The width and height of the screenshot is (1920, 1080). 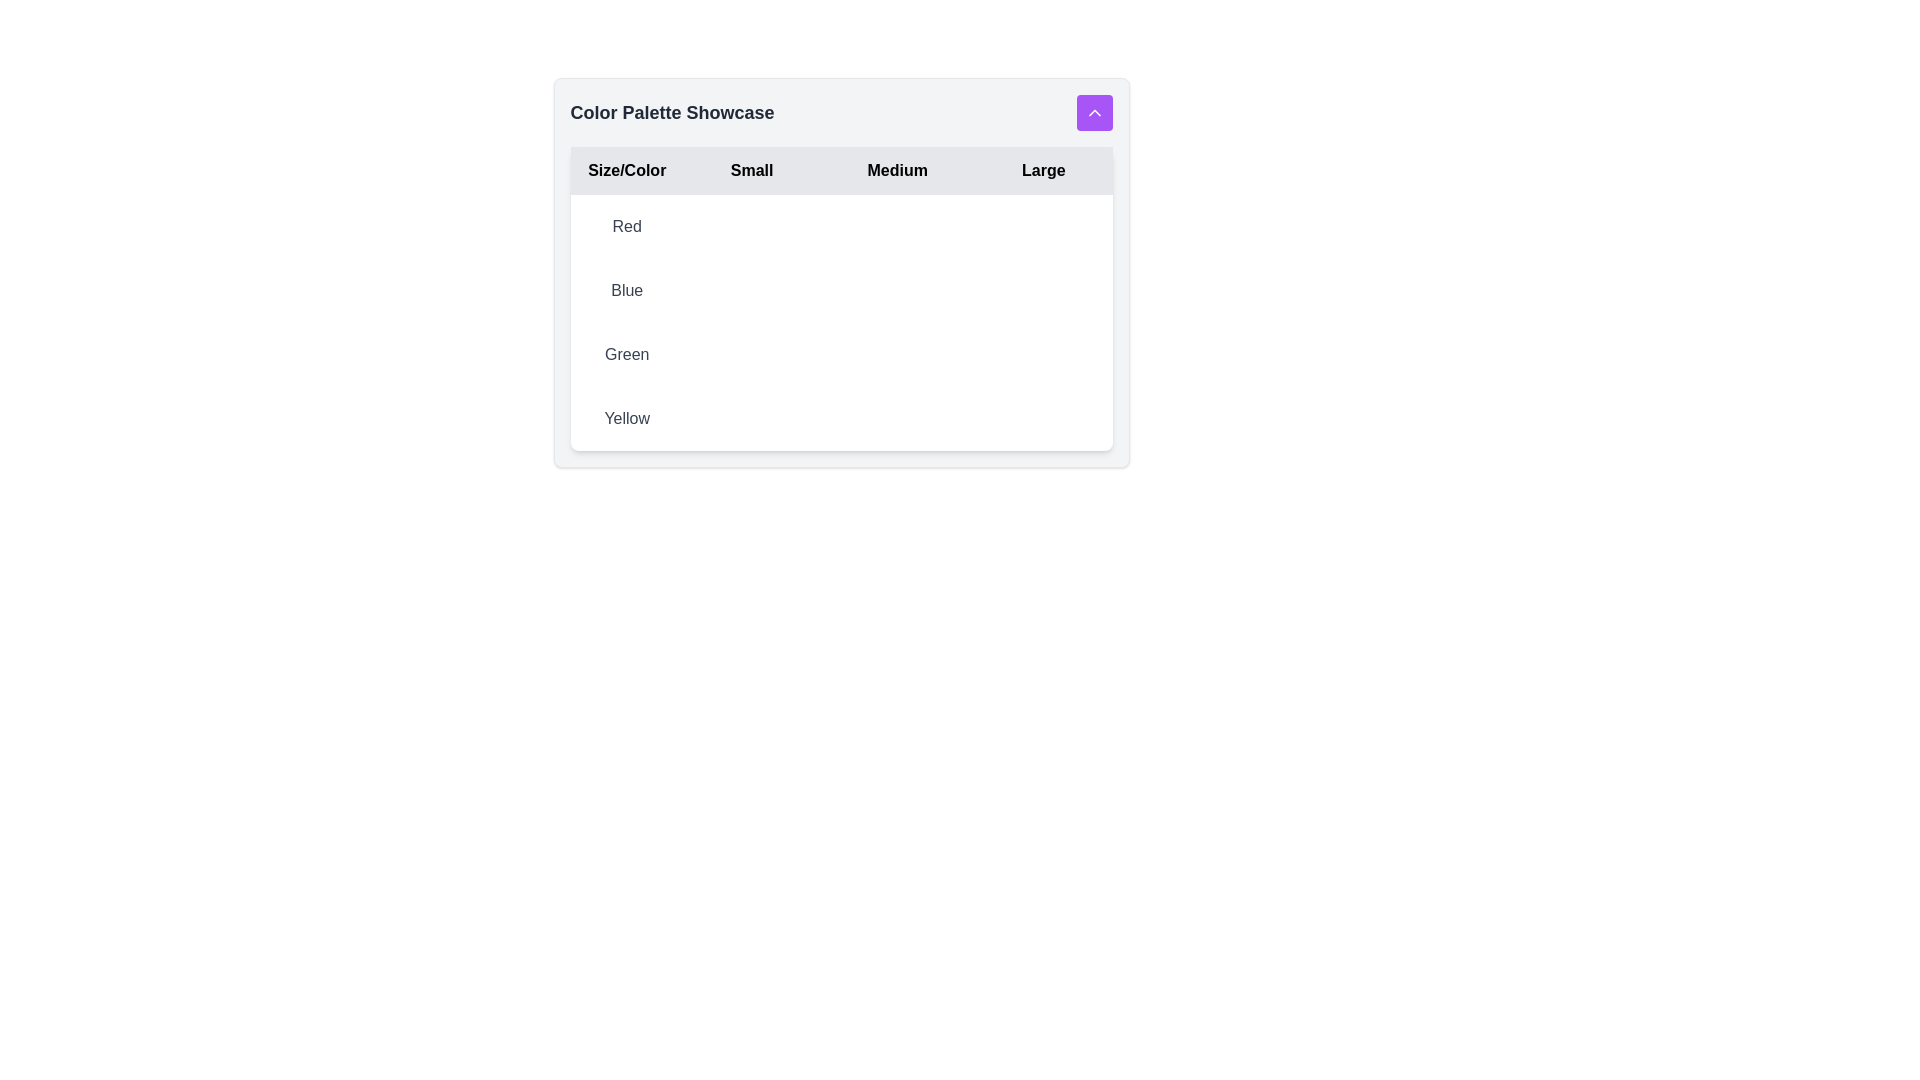 What do you see at coordinates (841, 299) in the screenshot?
I see `the central part of the table titled 'Color Palette Showcase' to interact with the available combinations of sizes and colors` at bounding box center [841, 299].